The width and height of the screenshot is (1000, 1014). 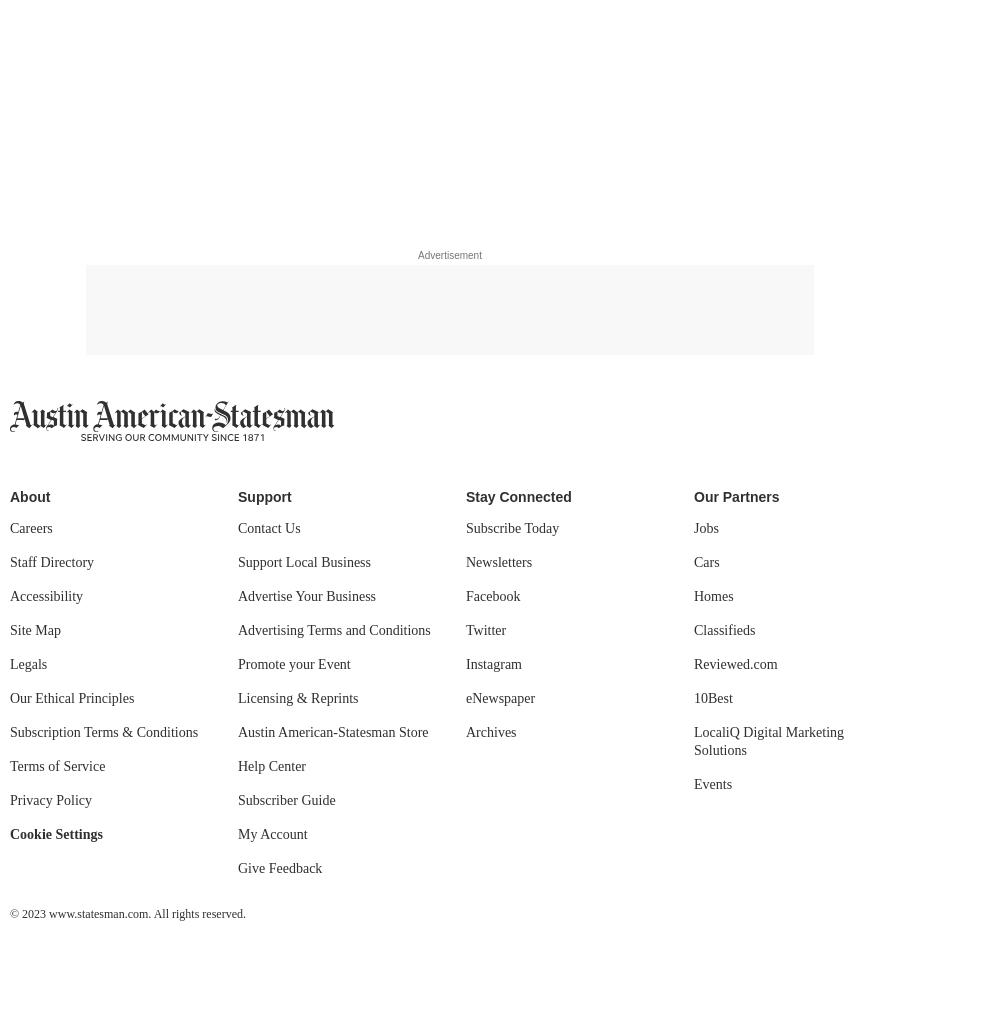 What do you see at coordinates (298, 697) in the screenshot?
I see `'Licensing & Reprints'` at bounding box center [298, 697].